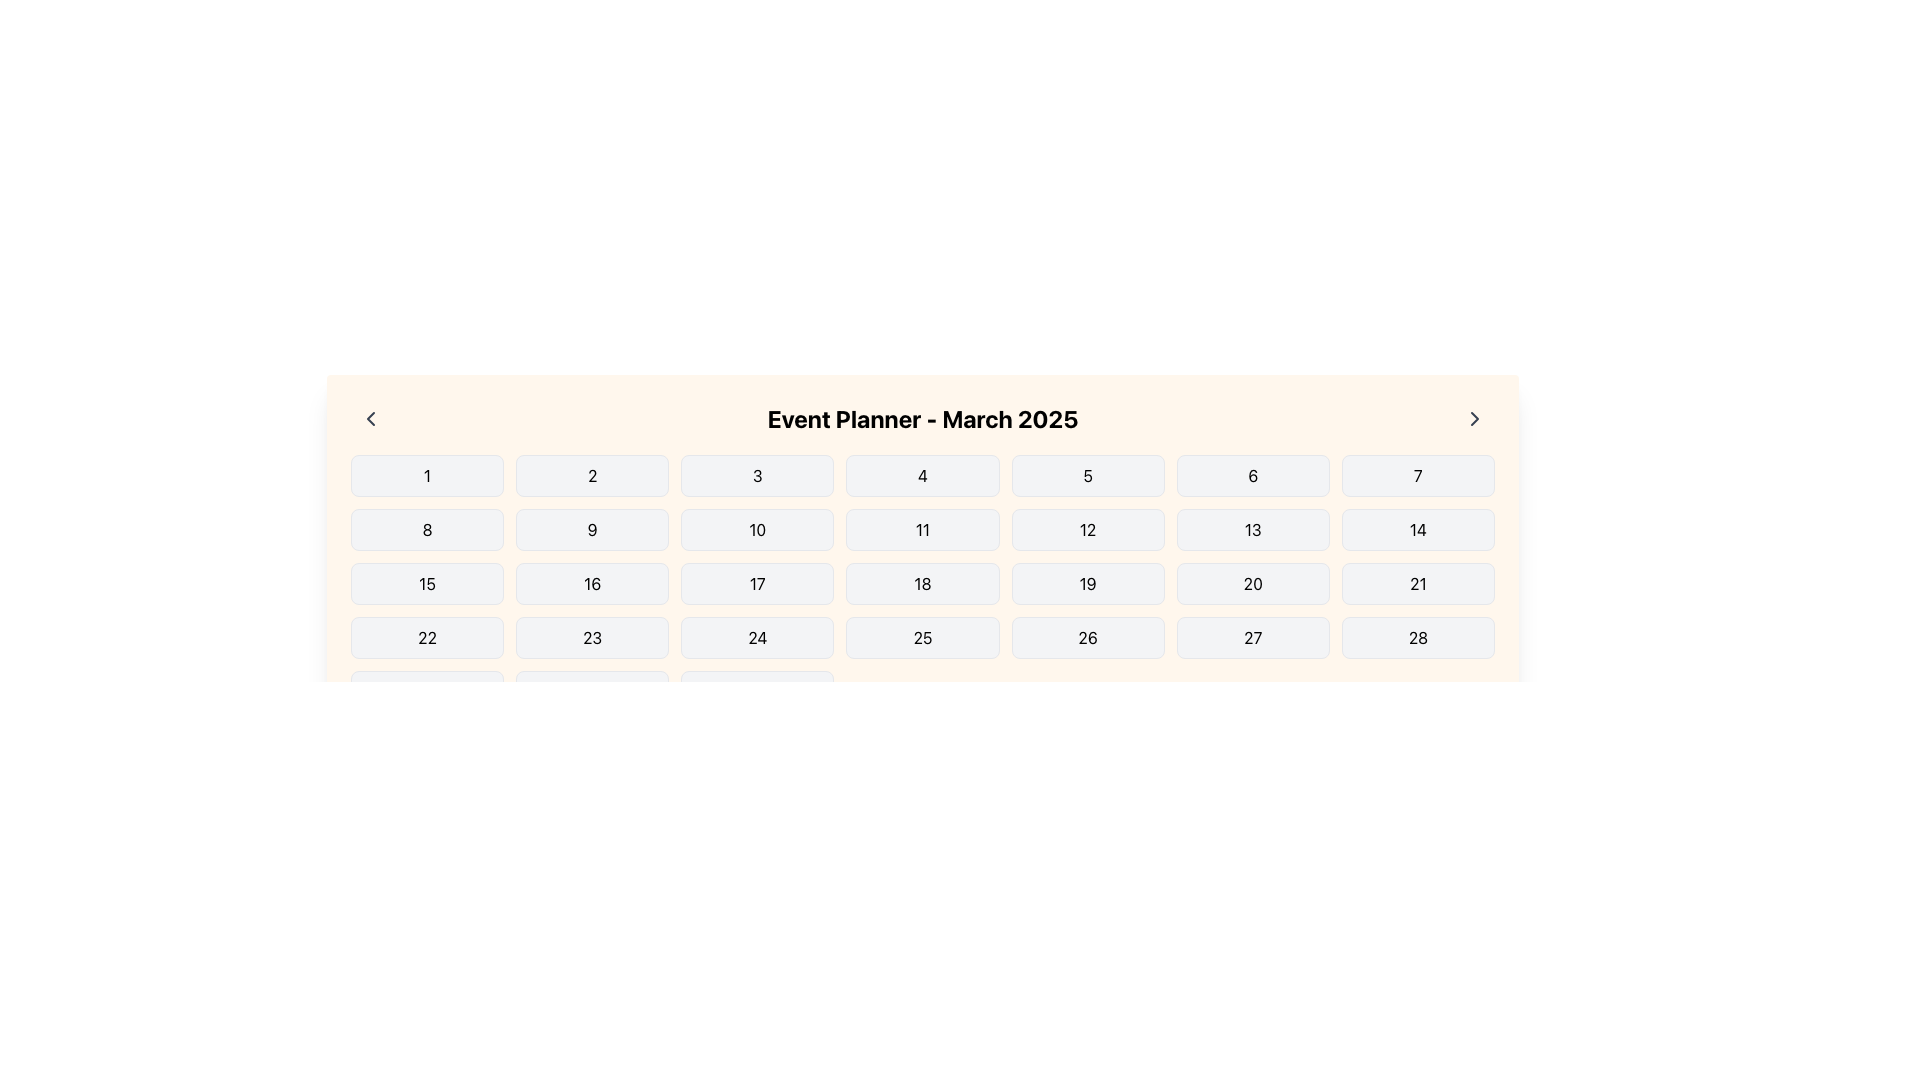 The image size is (1920, 1080). Describe the element at coordinates (1417, 475) in the screenshot. I see `the button representing the 7th day of the month in the calendar view` at that location.